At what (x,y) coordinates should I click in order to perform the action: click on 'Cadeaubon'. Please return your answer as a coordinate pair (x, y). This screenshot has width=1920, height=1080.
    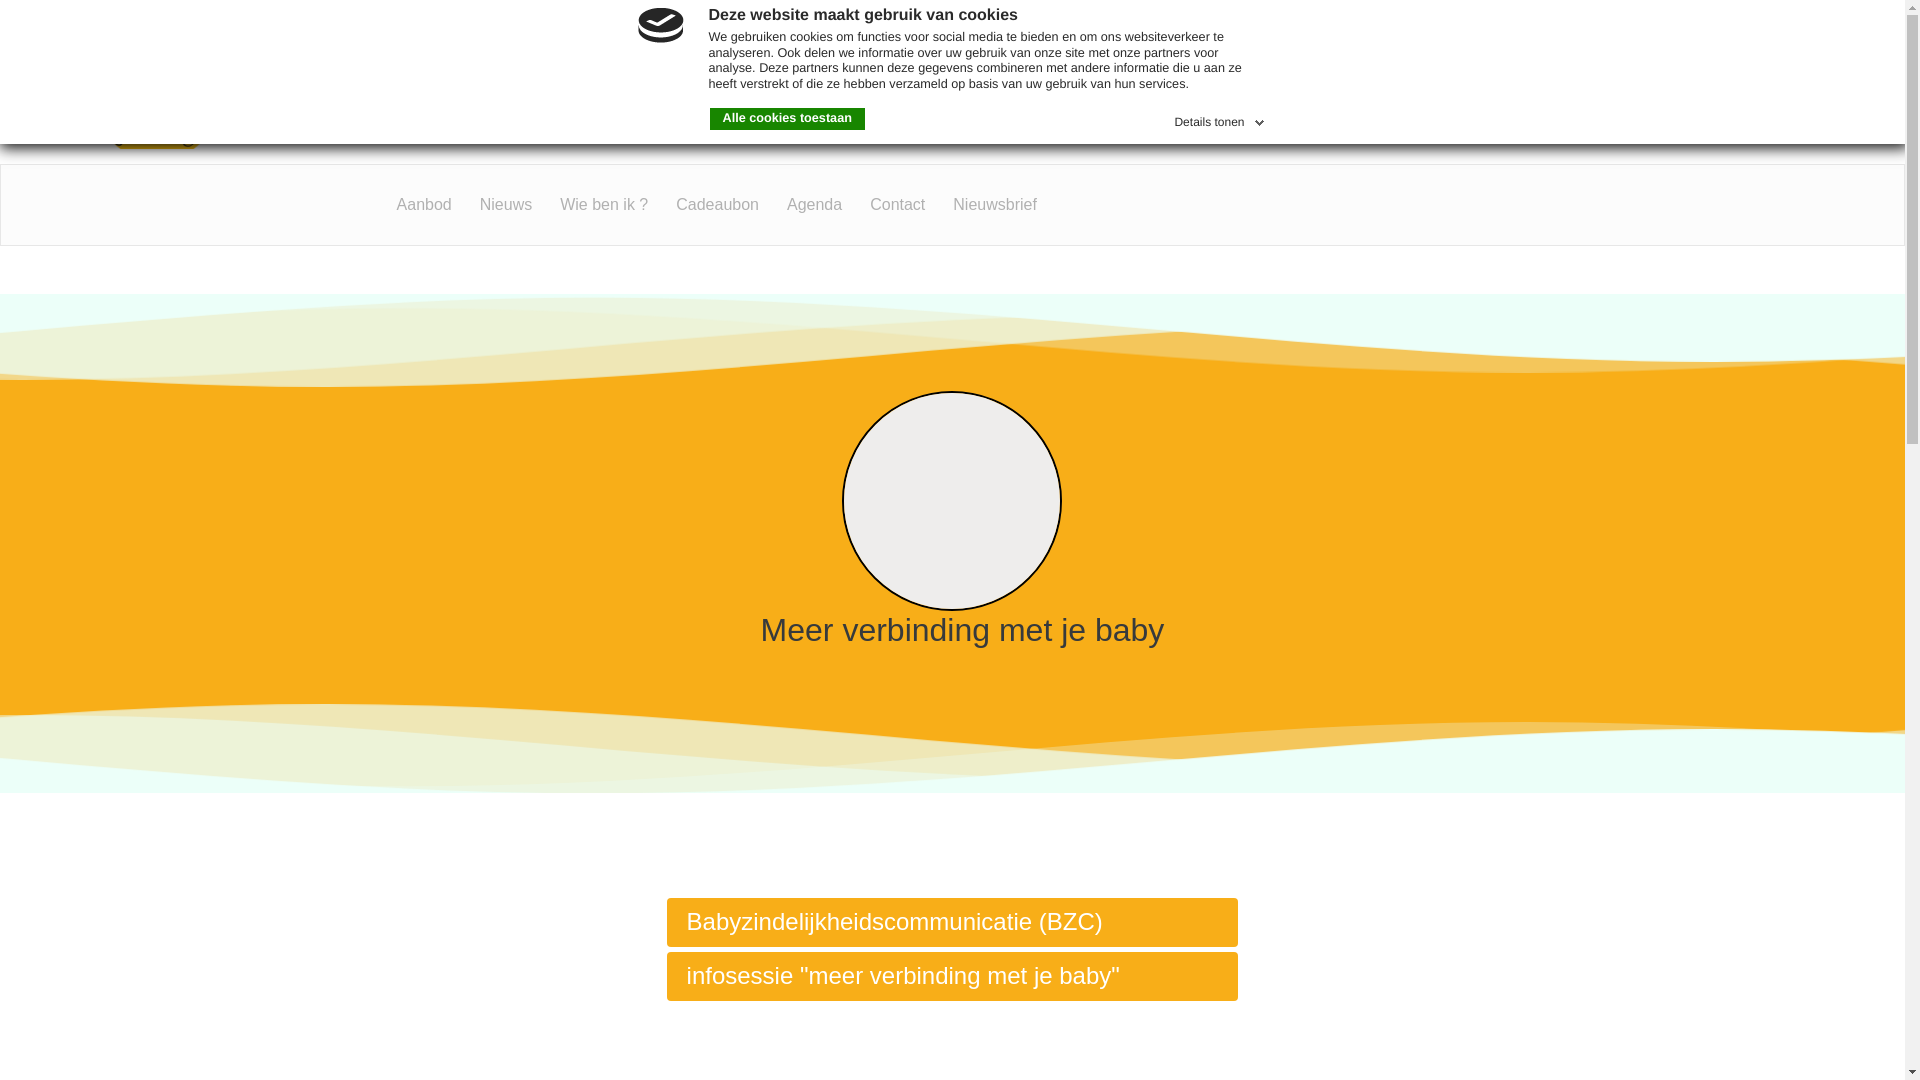
    Looking at the image, I should click on (717, 204).